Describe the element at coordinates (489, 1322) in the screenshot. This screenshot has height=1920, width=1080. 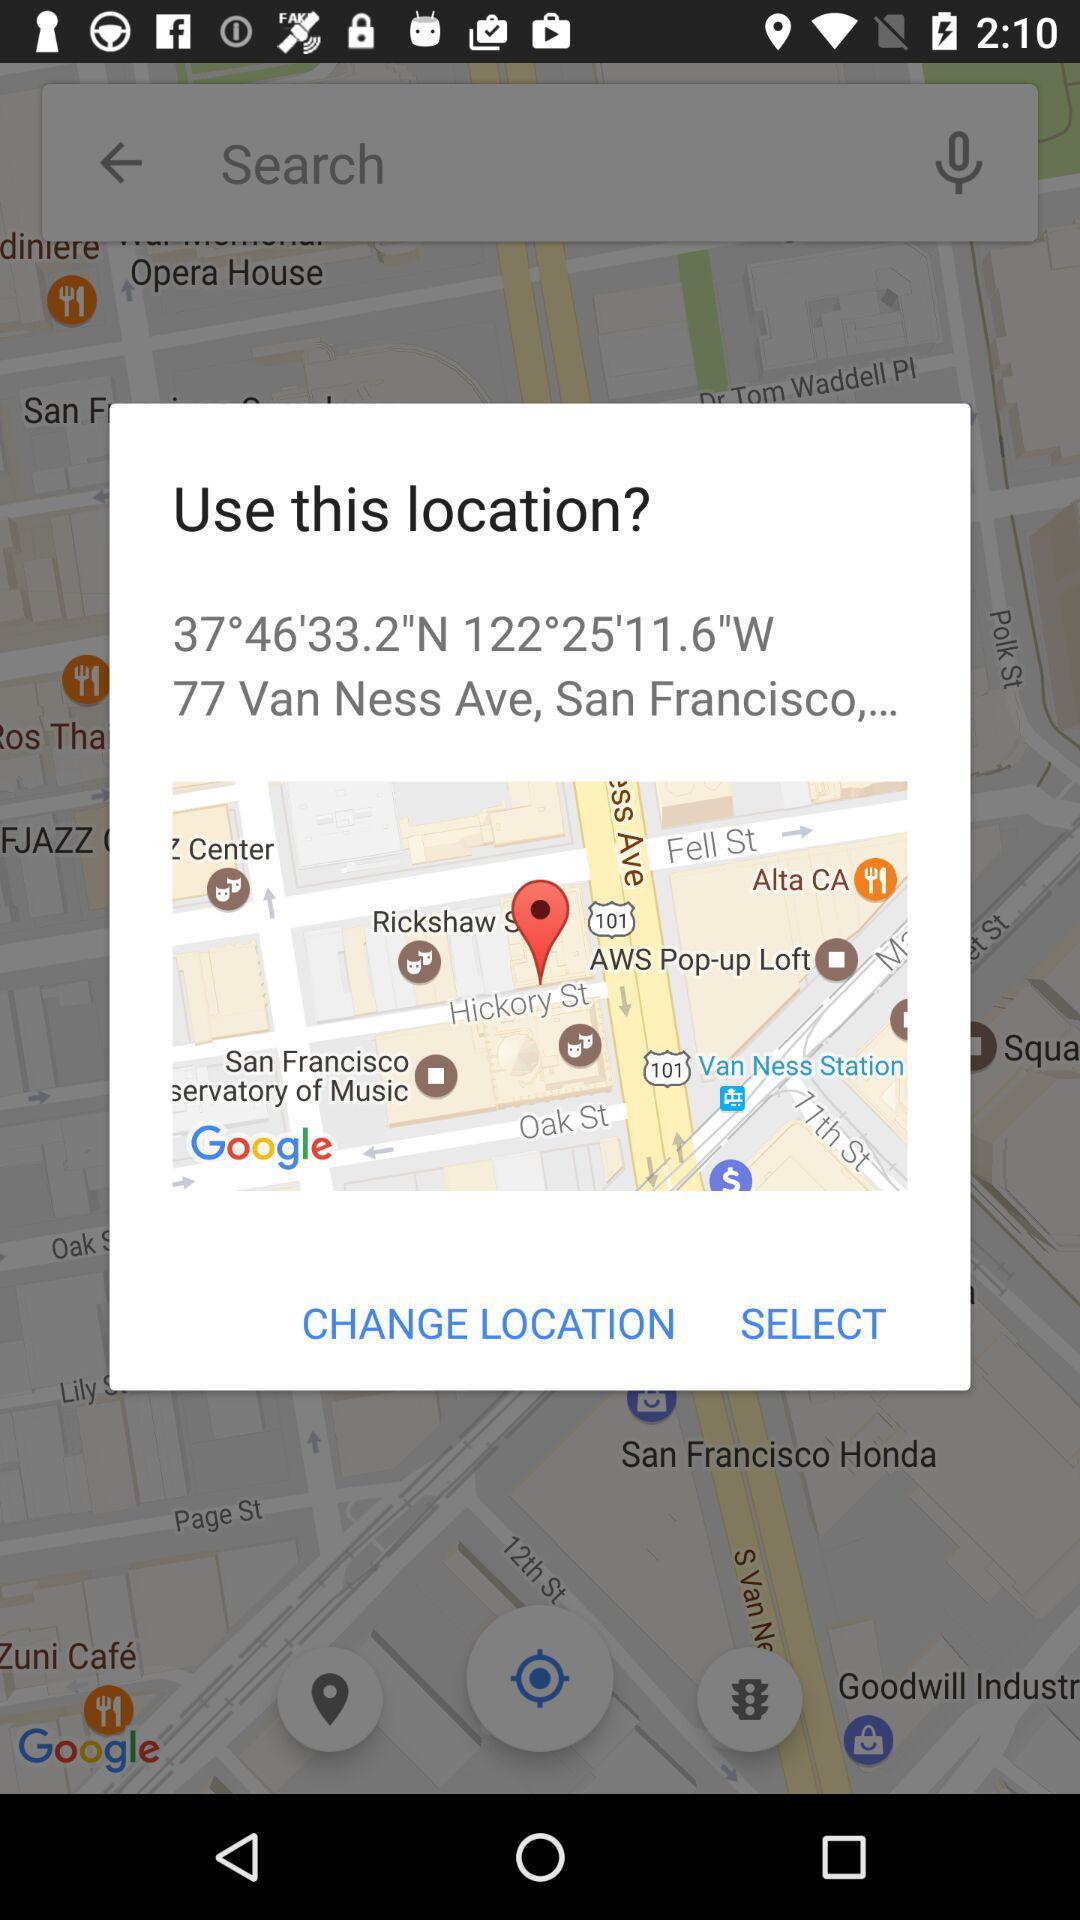
I see `the item to the left of select item` at that location.